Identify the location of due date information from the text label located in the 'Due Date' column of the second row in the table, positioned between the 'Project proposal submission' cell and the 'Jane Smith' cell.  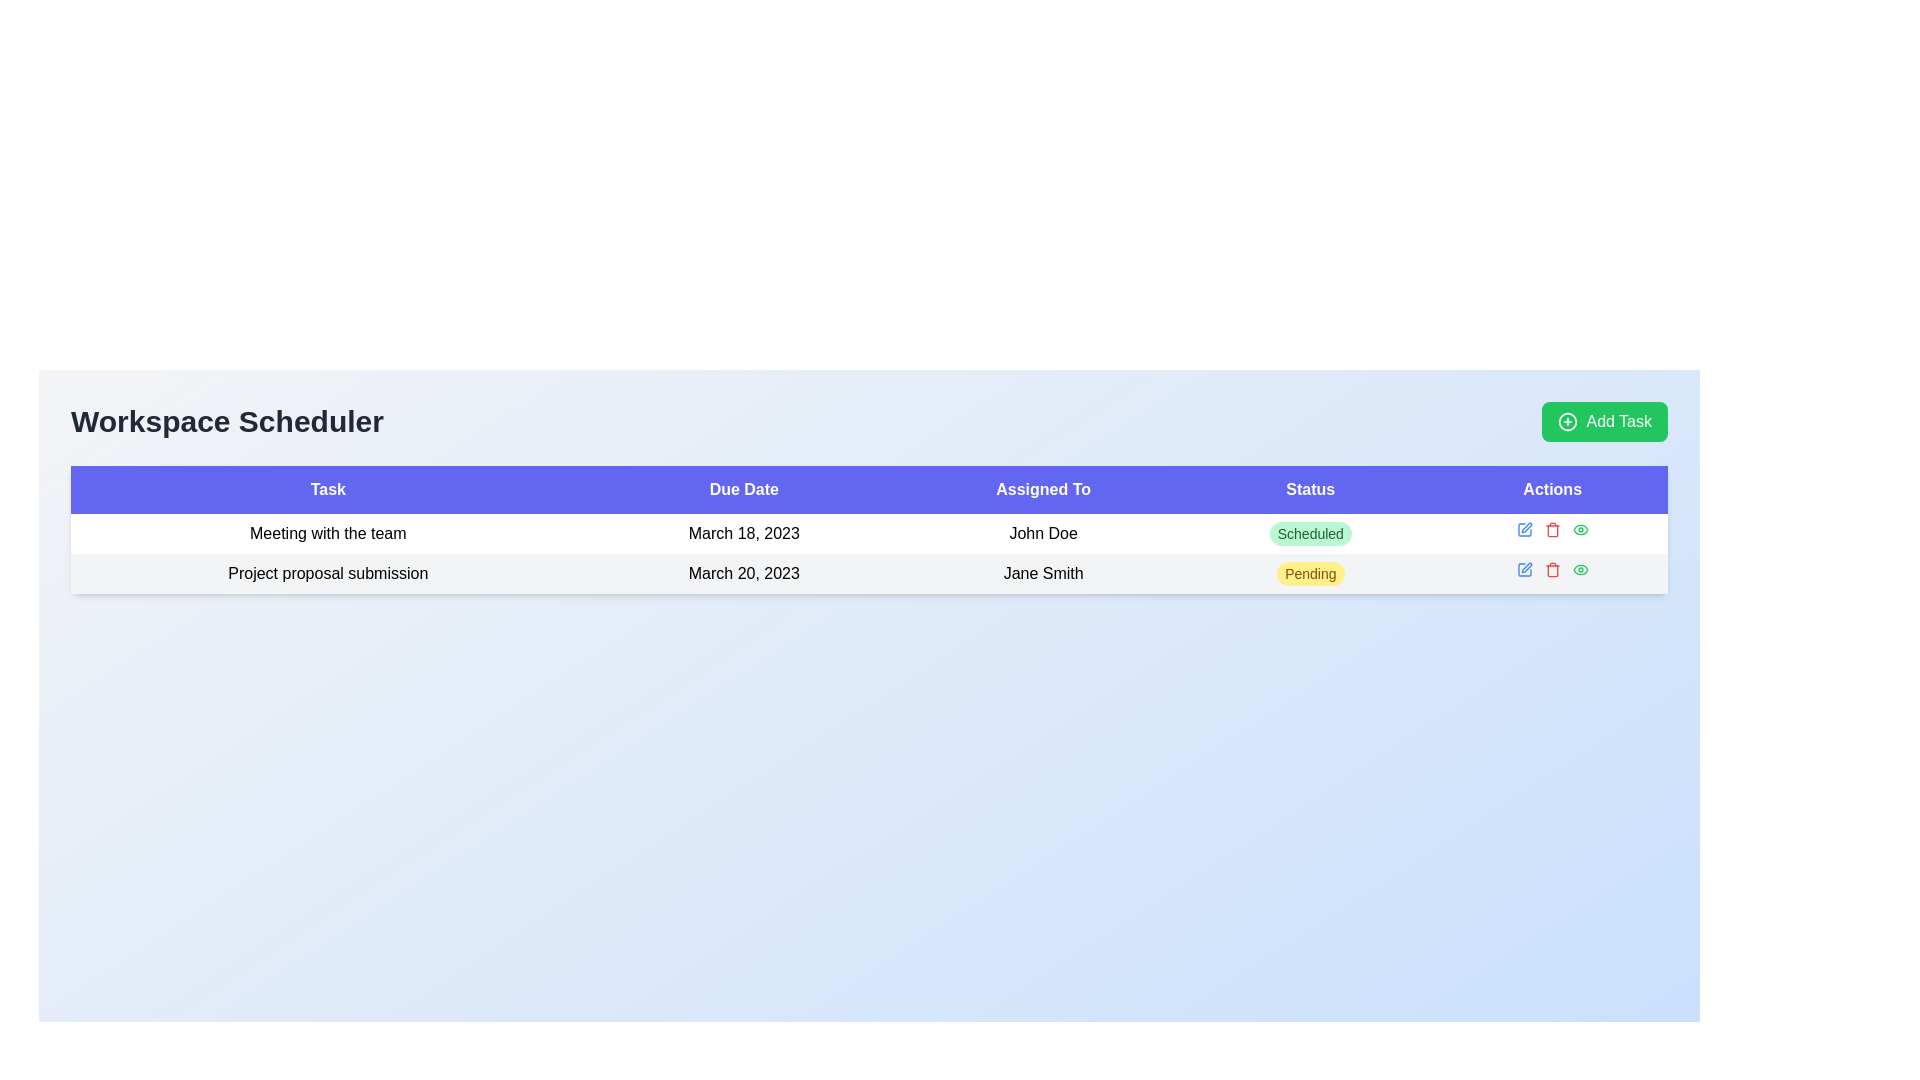
(743, 574).